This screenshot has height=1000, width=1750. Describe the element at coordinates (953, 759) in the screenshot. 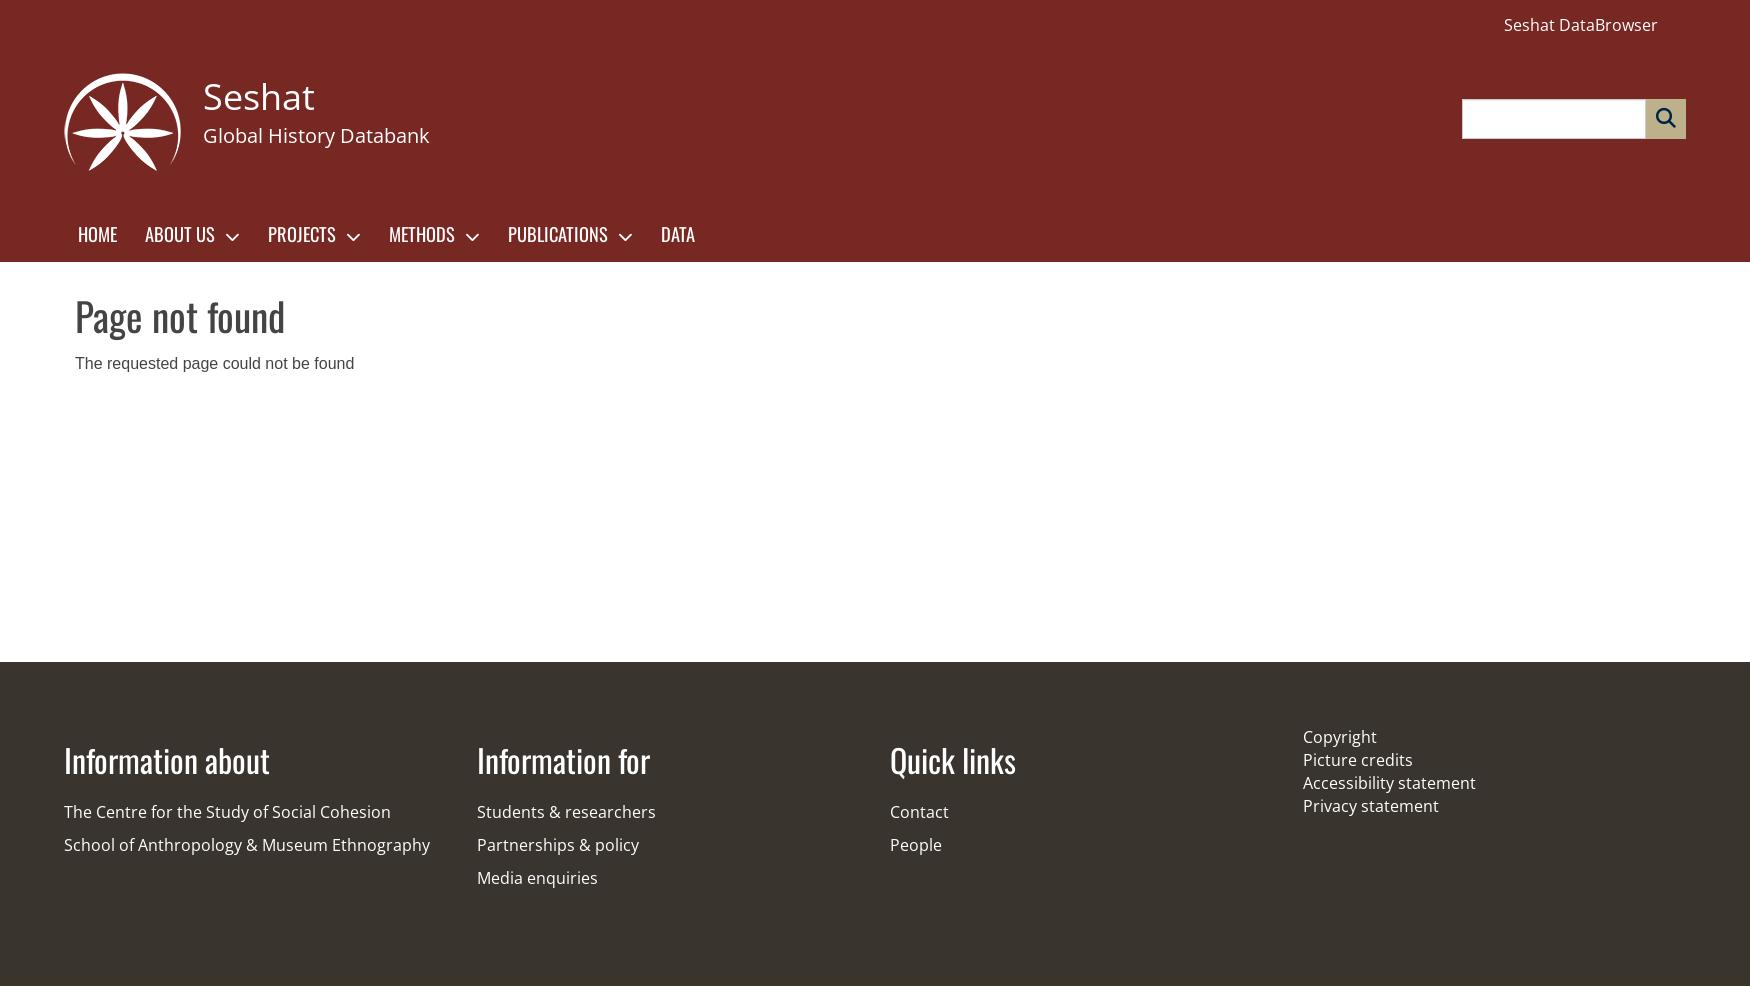

I see `'Quick links'` at that location.